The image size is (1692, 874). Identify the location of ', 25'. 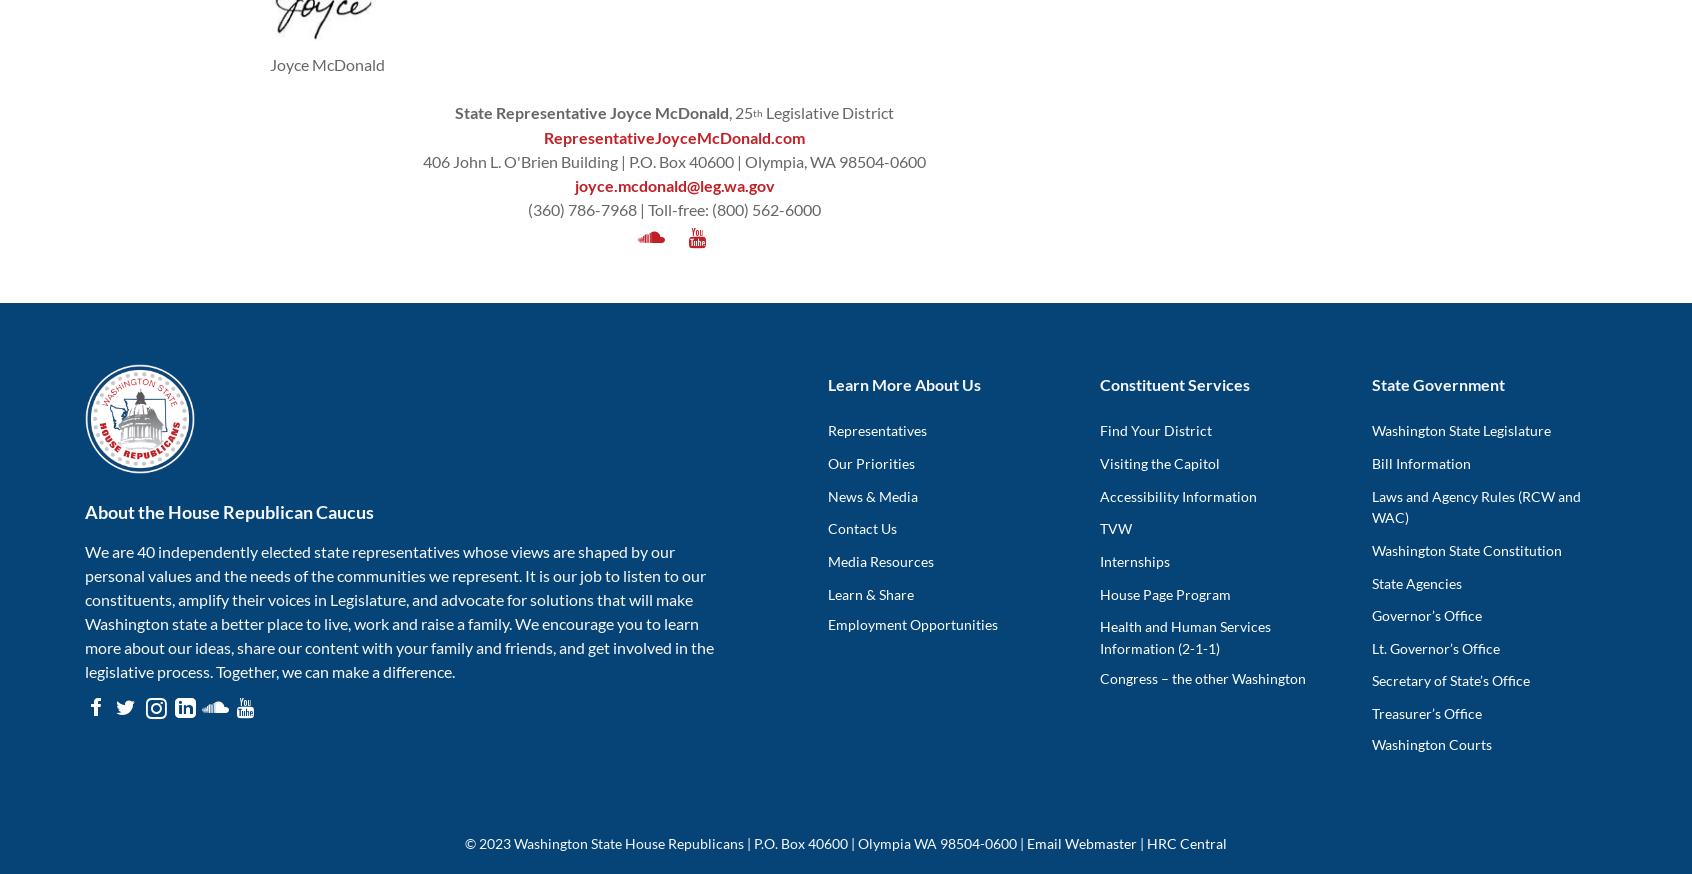
(739, 112).